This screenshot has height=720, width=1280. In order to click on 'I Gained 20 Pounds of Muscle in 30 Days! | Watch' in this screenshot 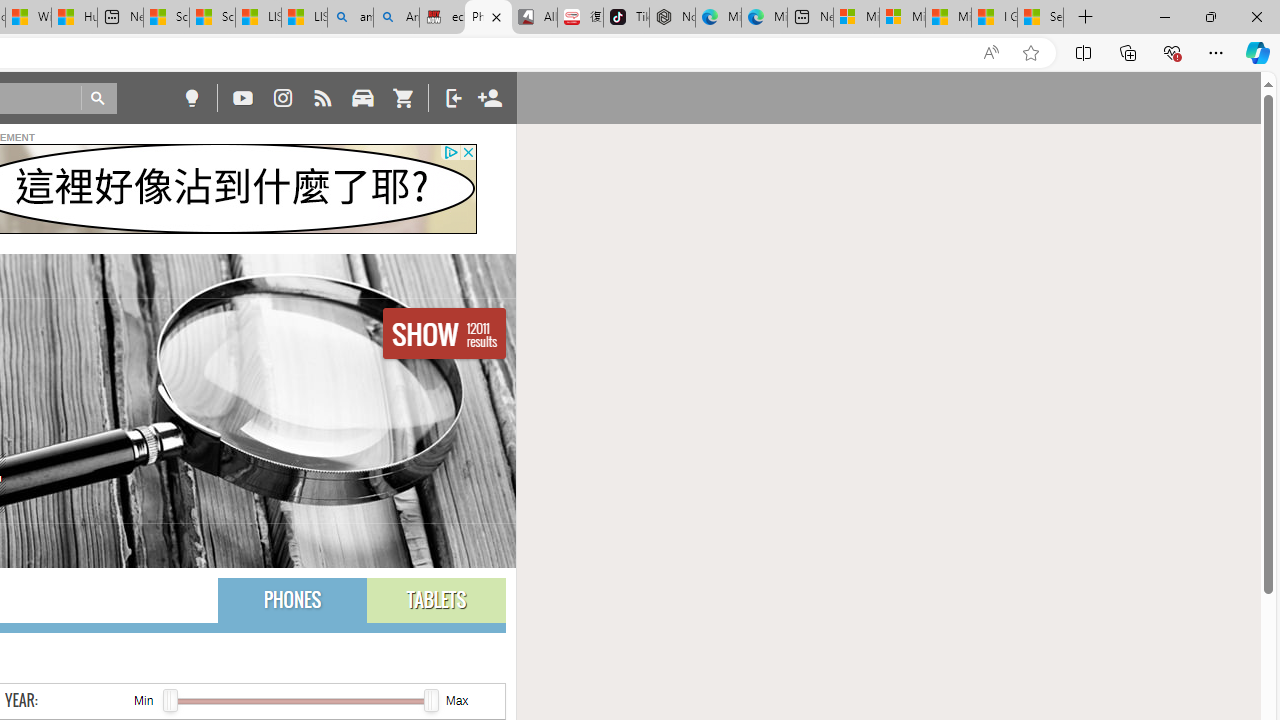, I will do `click(994, 17)`.